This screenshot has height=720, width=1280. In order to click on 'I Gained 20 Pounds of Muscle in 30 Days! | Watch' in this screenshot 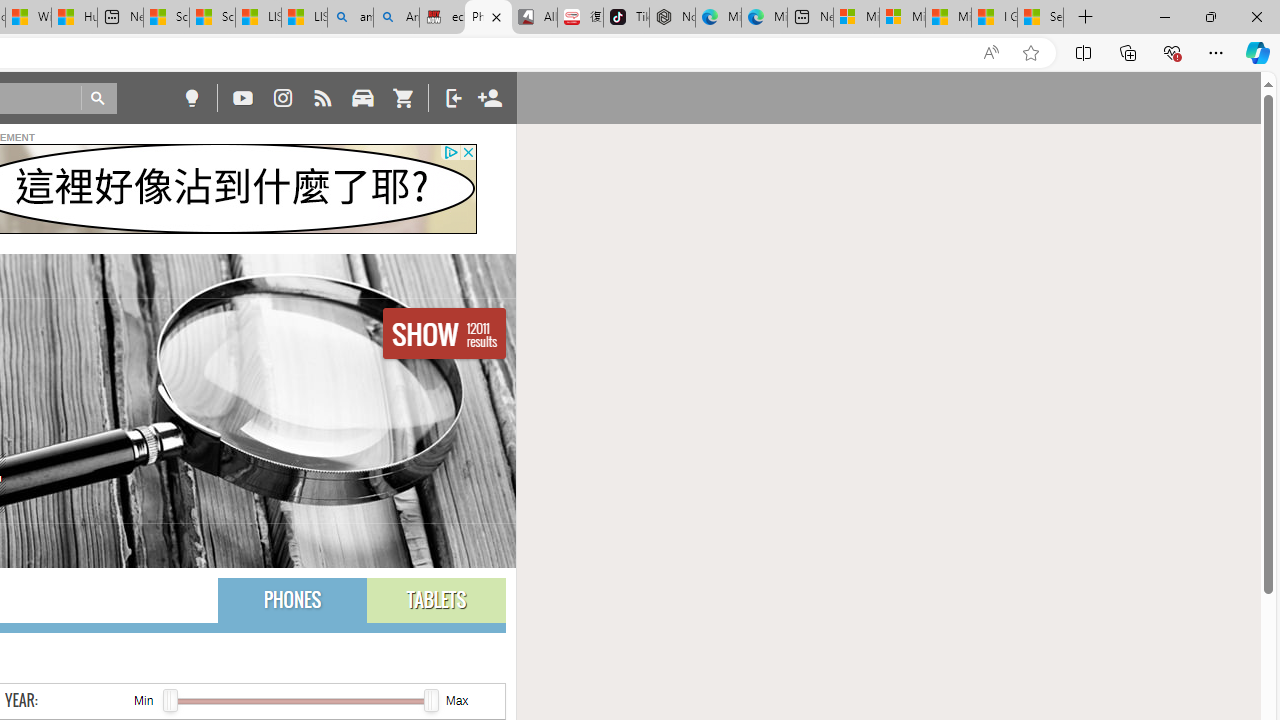, I will do `click(994, 17)`.